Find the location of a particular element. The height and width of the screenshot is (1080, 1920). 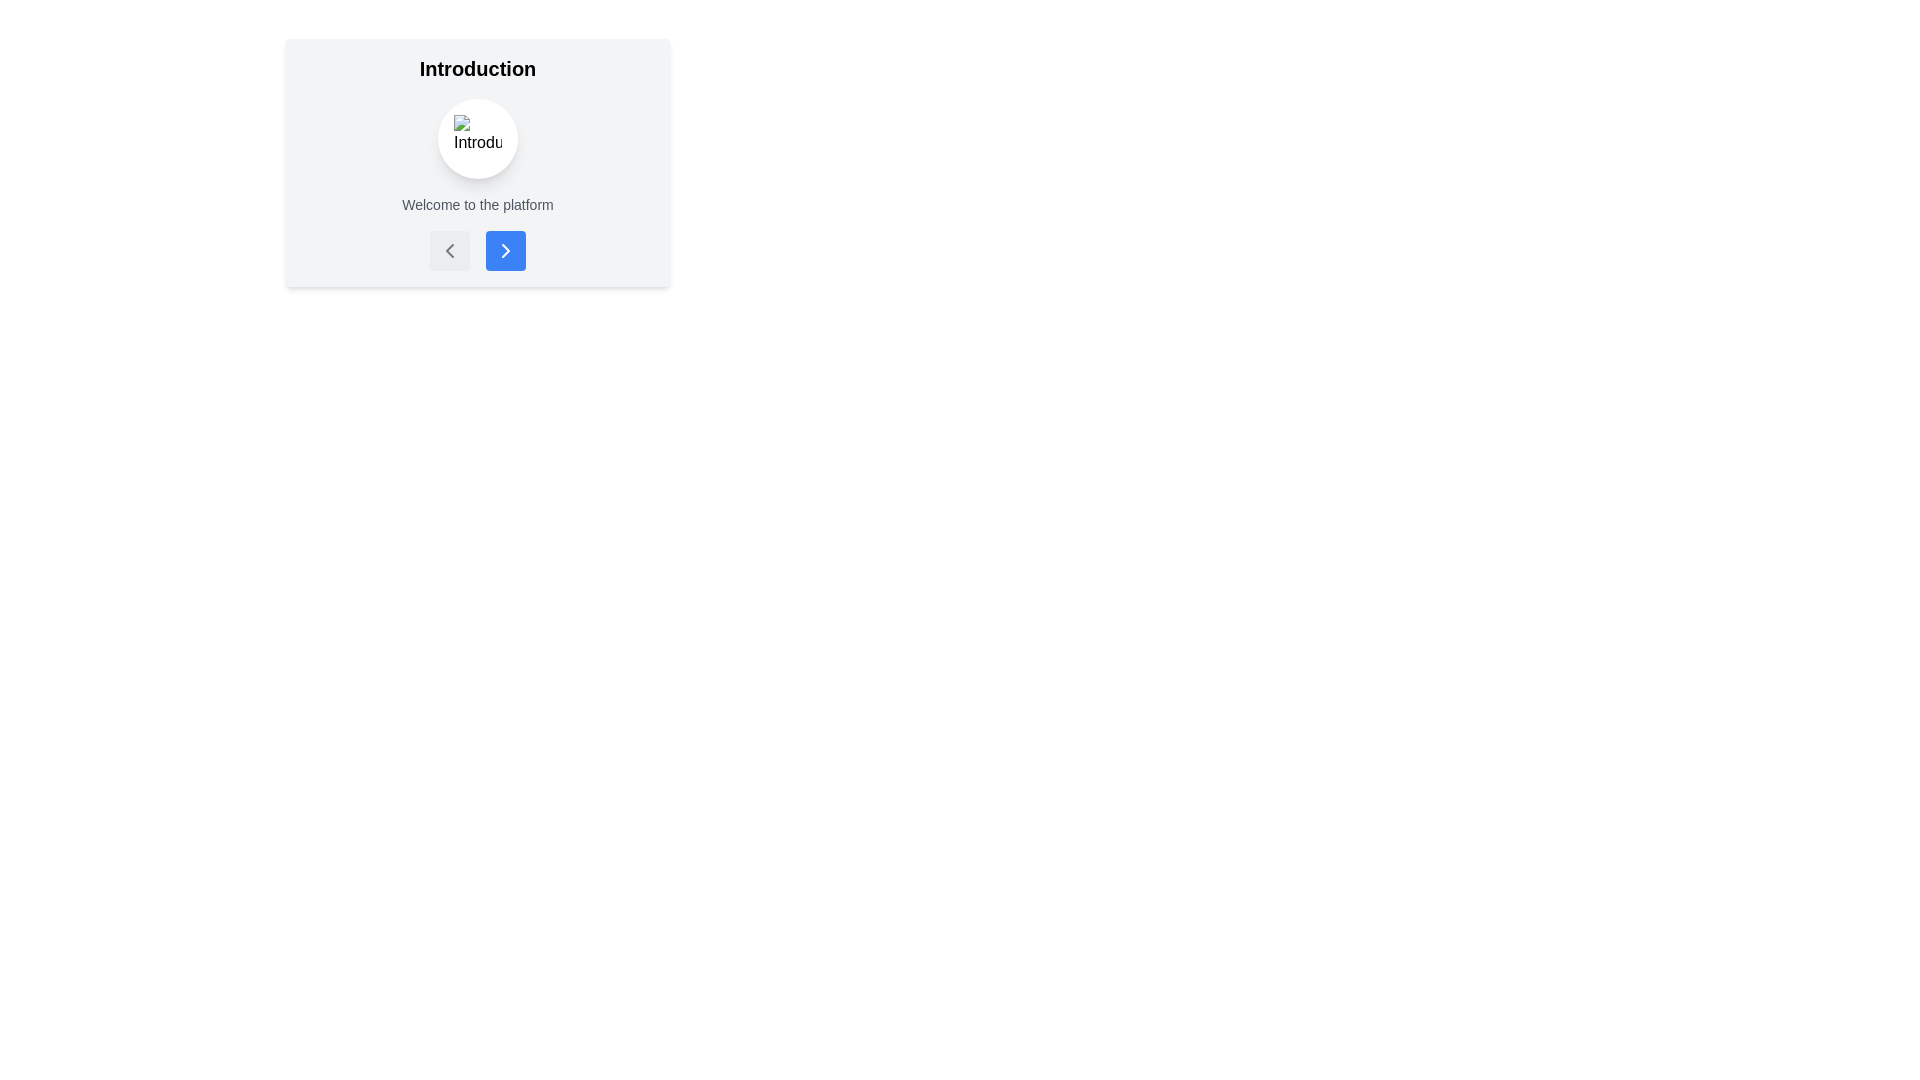

the rectangular button with rounded corners, gray background, and left-facing chevron icon located to the left of a blue button in the lower section of the 'Introduction' card is located at coordinates (449, 249).